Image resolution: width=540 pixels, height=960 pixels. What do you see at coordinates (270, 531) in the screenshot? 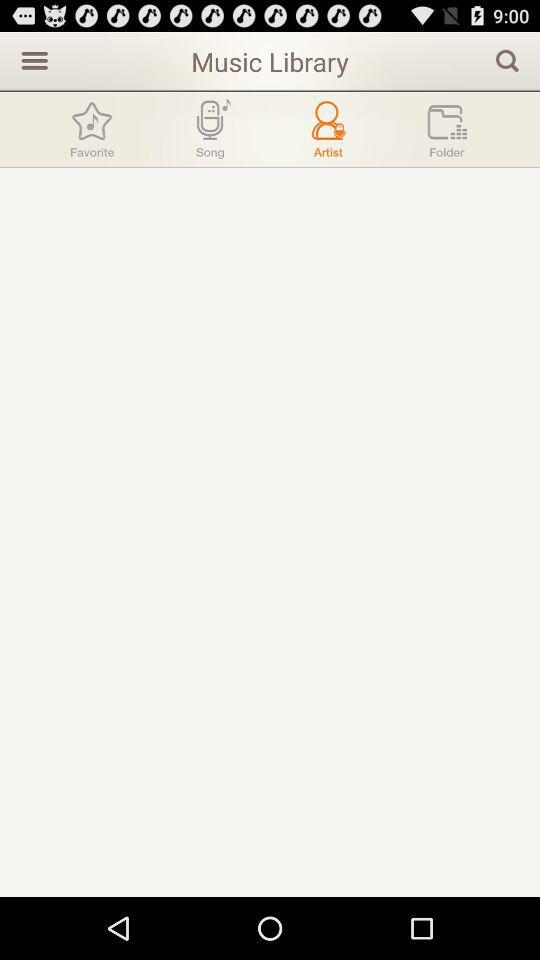
I see `icon at the center` at bounding box center [270, 531].